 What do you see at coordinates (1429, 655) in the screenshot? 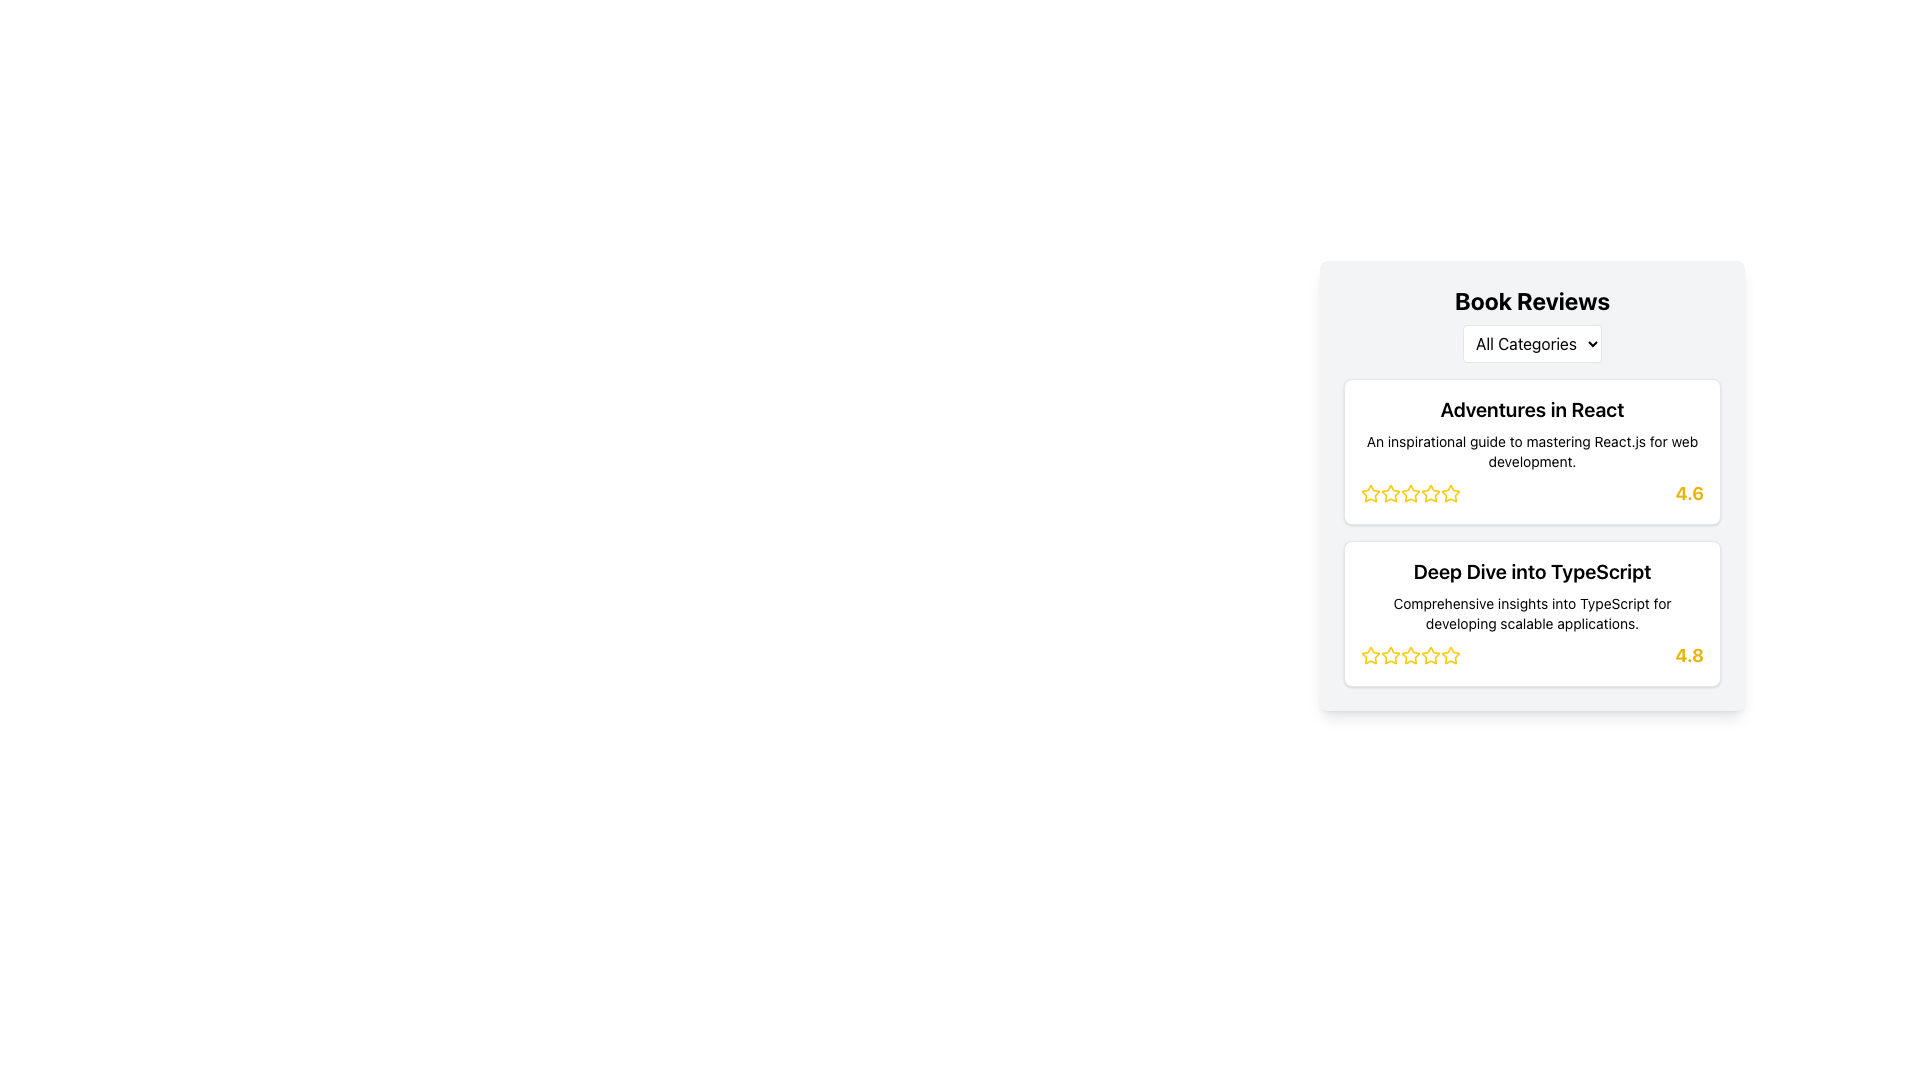
I see `the fifth star icon in the rating indicators under the title 'Deep Dive into TypeScript'` at bounding box center [1429, 655].